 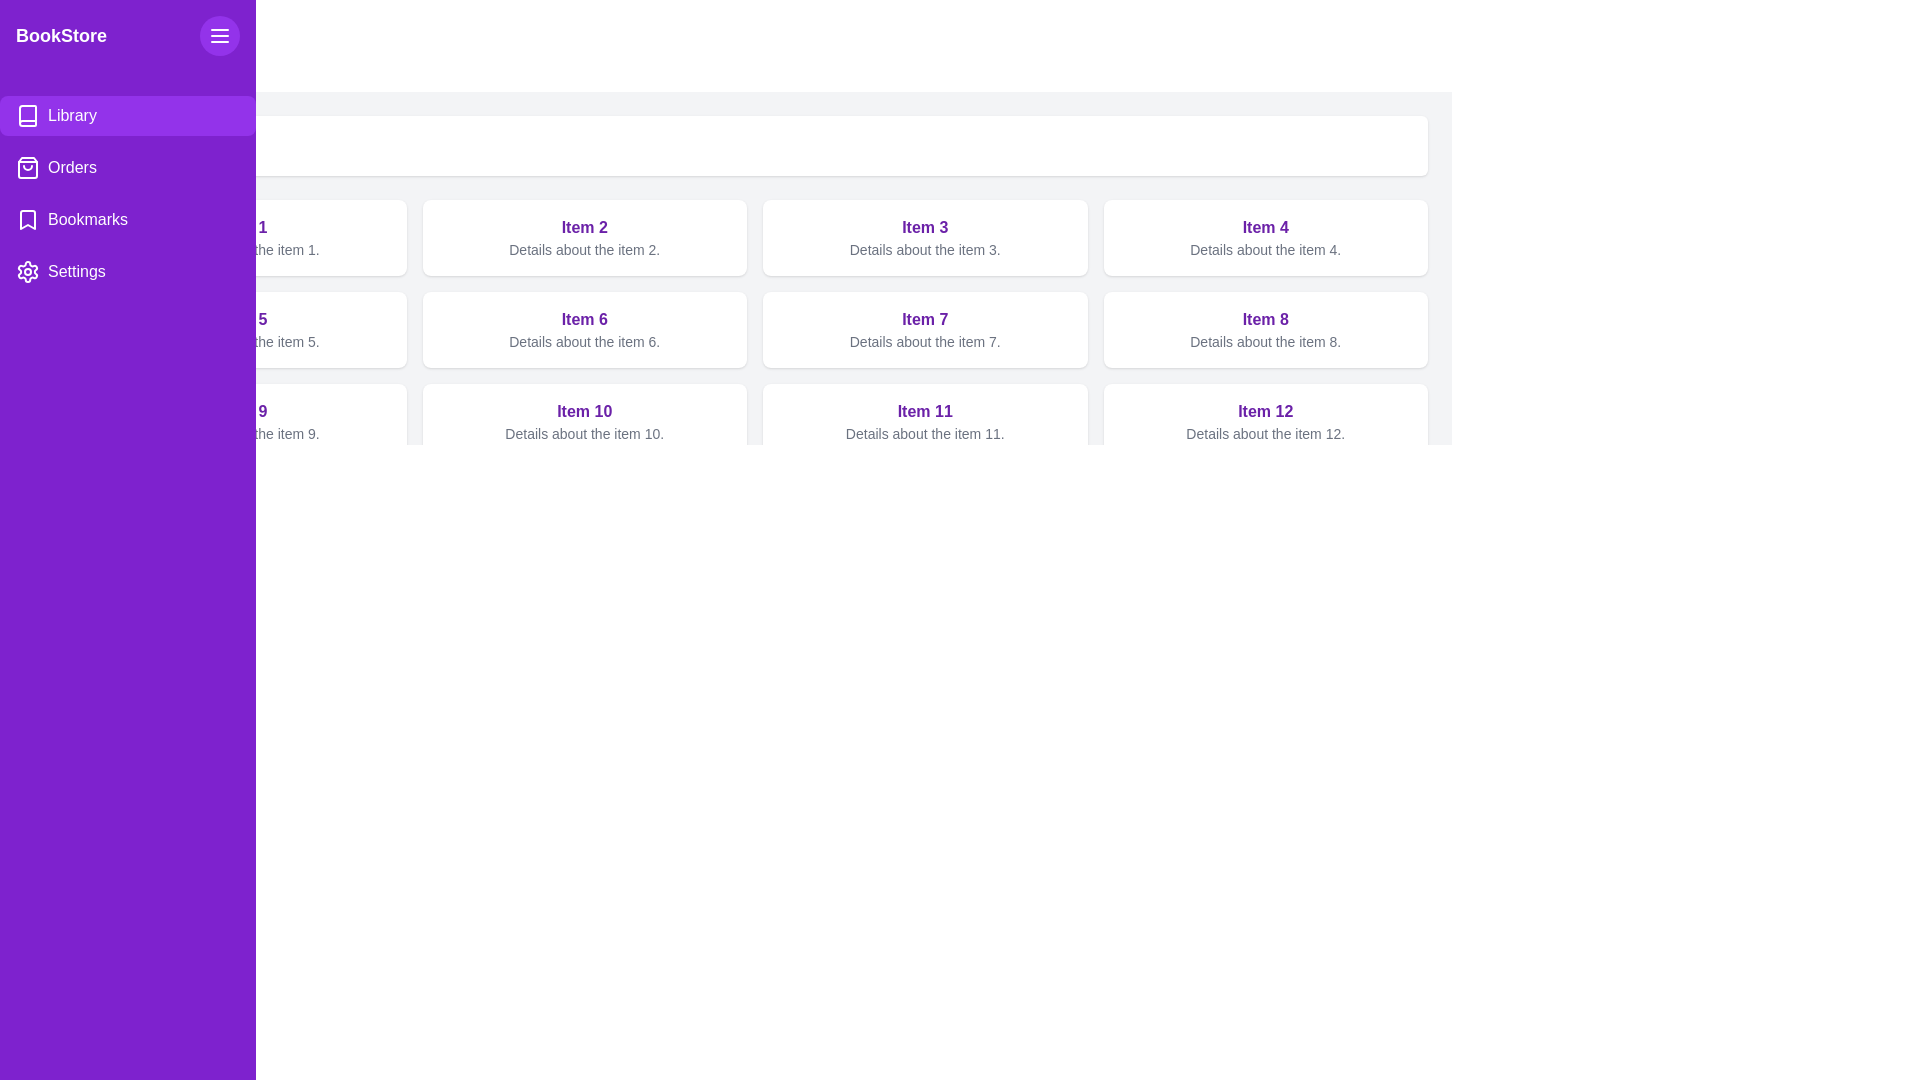 I want to click on the informational card titled 'Item 2', which is the second card in the grid layout, featuring bold purple text for the title and a grey description below, so click(x=583, y=237).